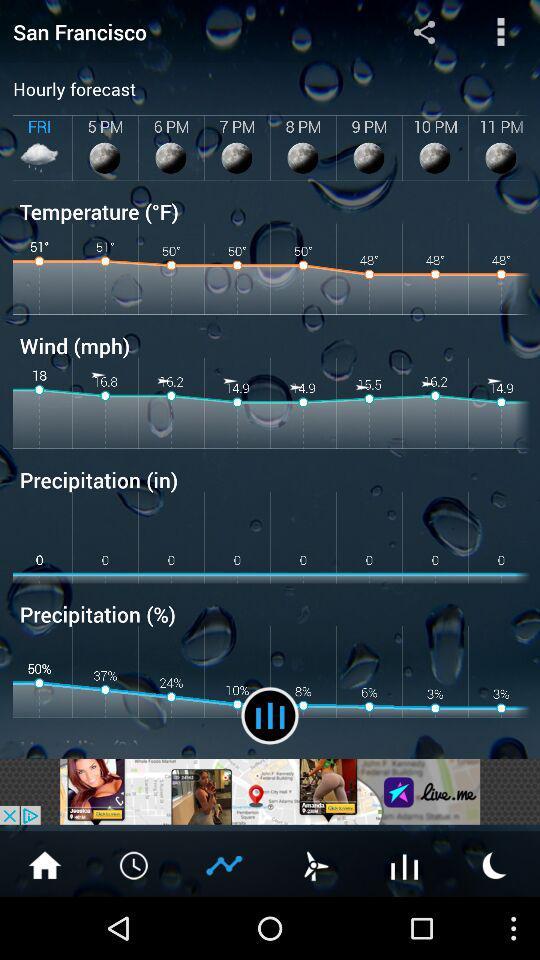 This screenshot has width=540, height=960. Describe the element at coordinates (494, 863) in the screenshot. I see `night` at that location.